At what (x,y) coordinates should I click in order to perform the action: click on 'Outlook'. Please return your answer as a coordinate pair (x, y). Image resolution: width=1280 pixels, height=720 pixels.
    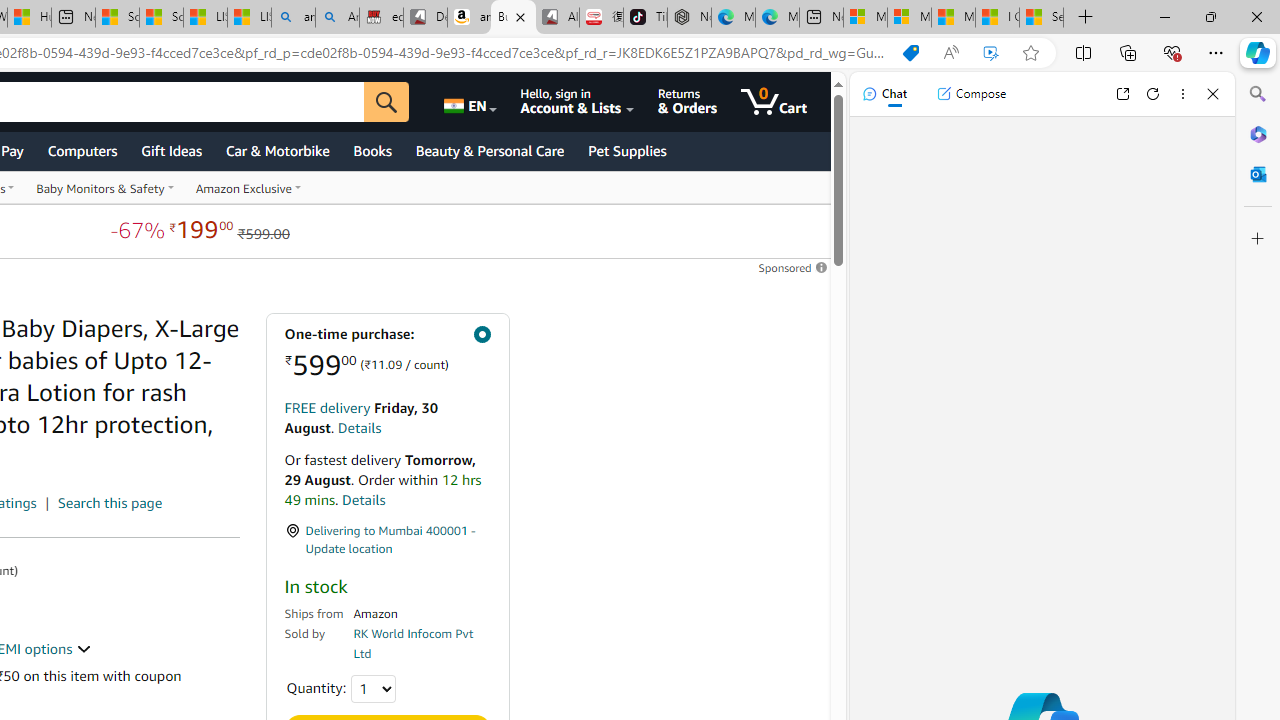
    Looking at the image, I should click on (1257, 173).